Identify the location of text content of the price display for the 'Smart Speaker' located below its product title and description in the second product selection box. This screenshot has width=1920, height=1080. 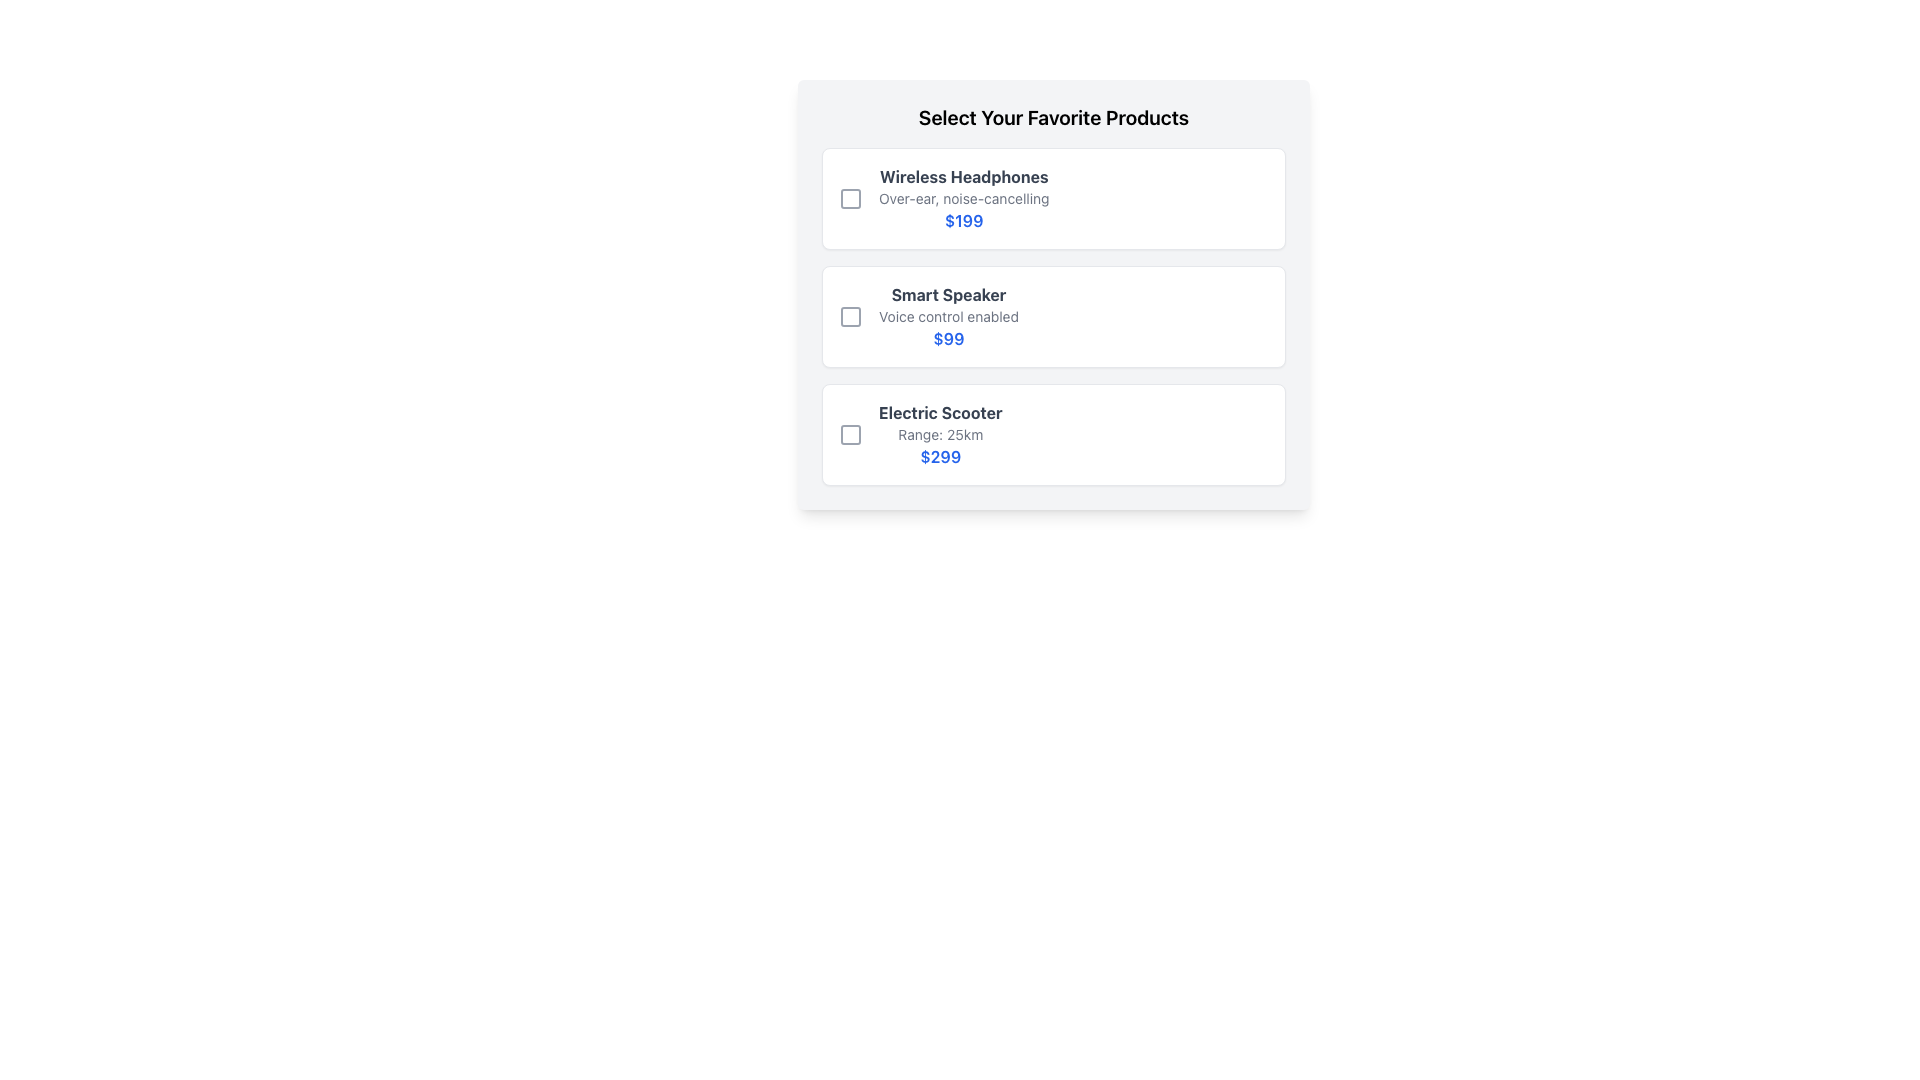
(948, 338).